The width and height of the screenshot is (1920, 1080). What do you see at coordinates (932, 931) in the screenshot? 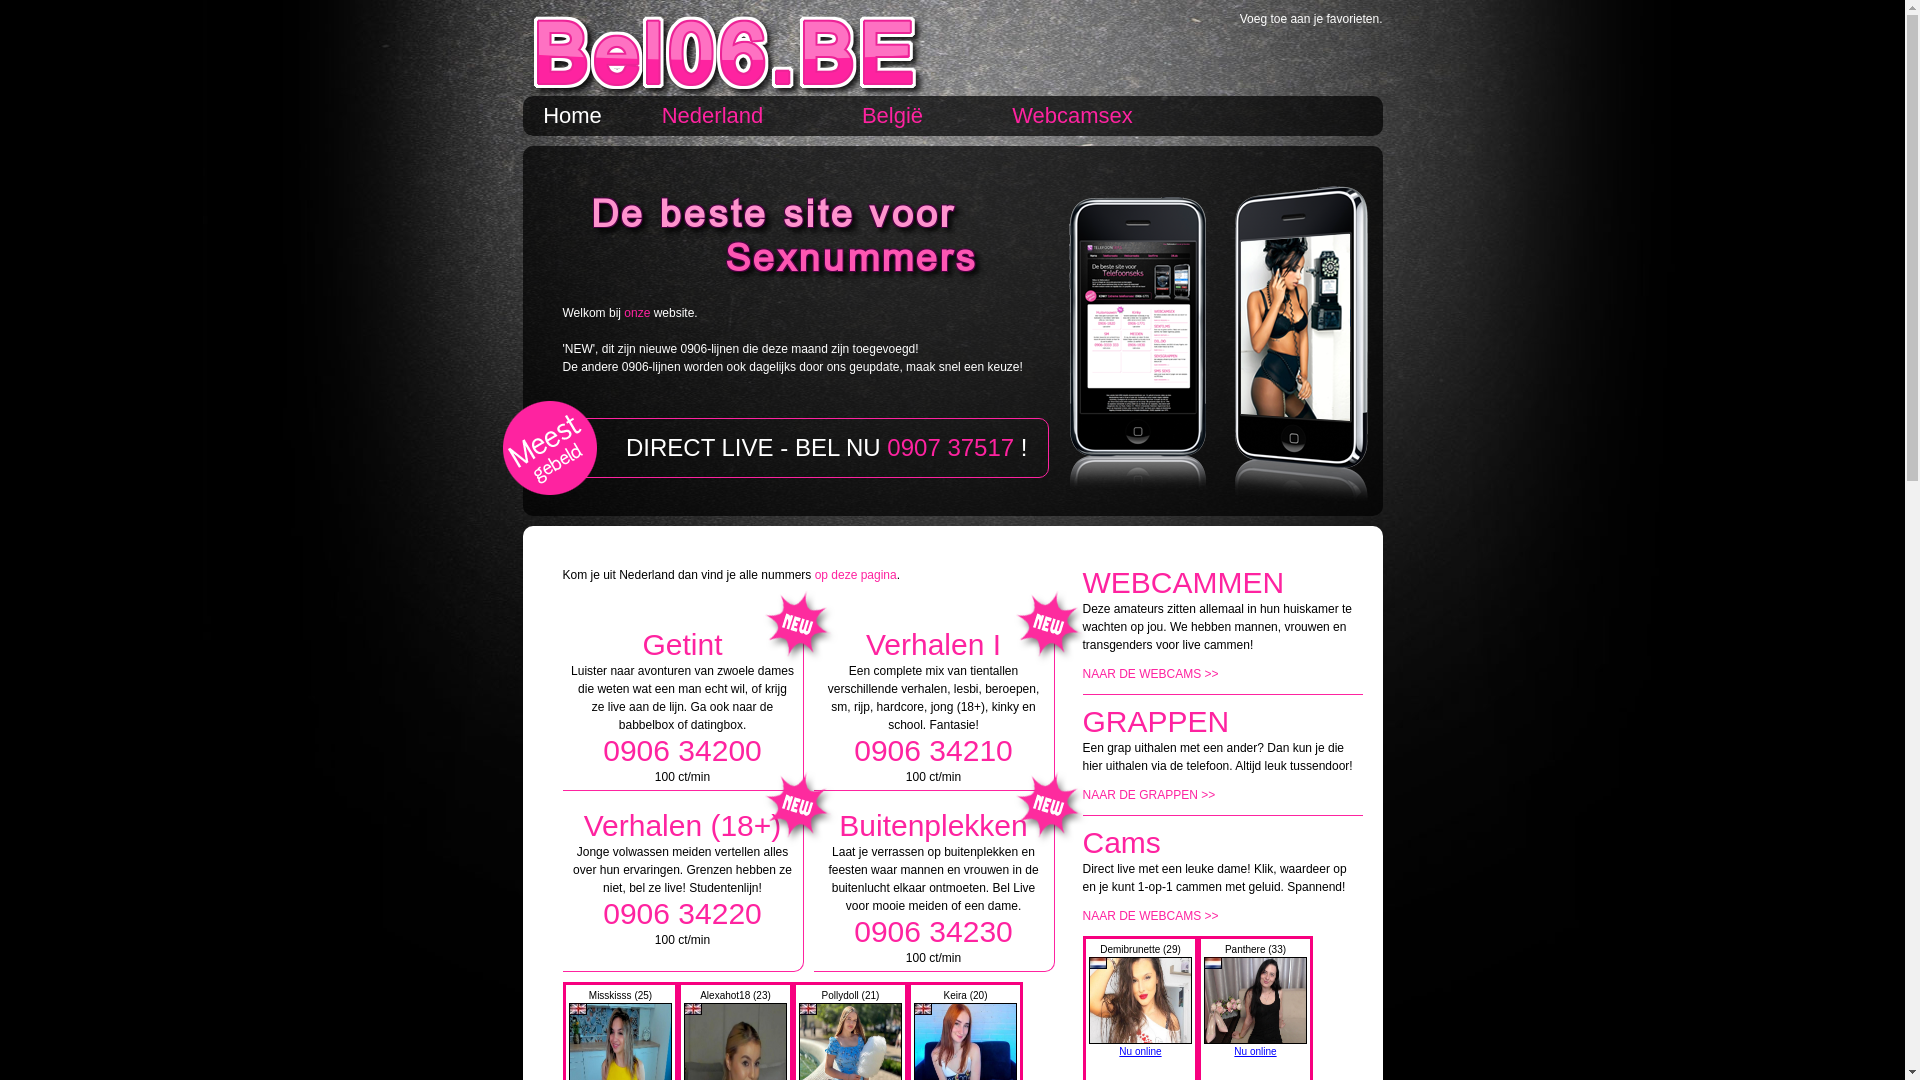
I see `'0906 34230'` at bounding box center [932, 931].